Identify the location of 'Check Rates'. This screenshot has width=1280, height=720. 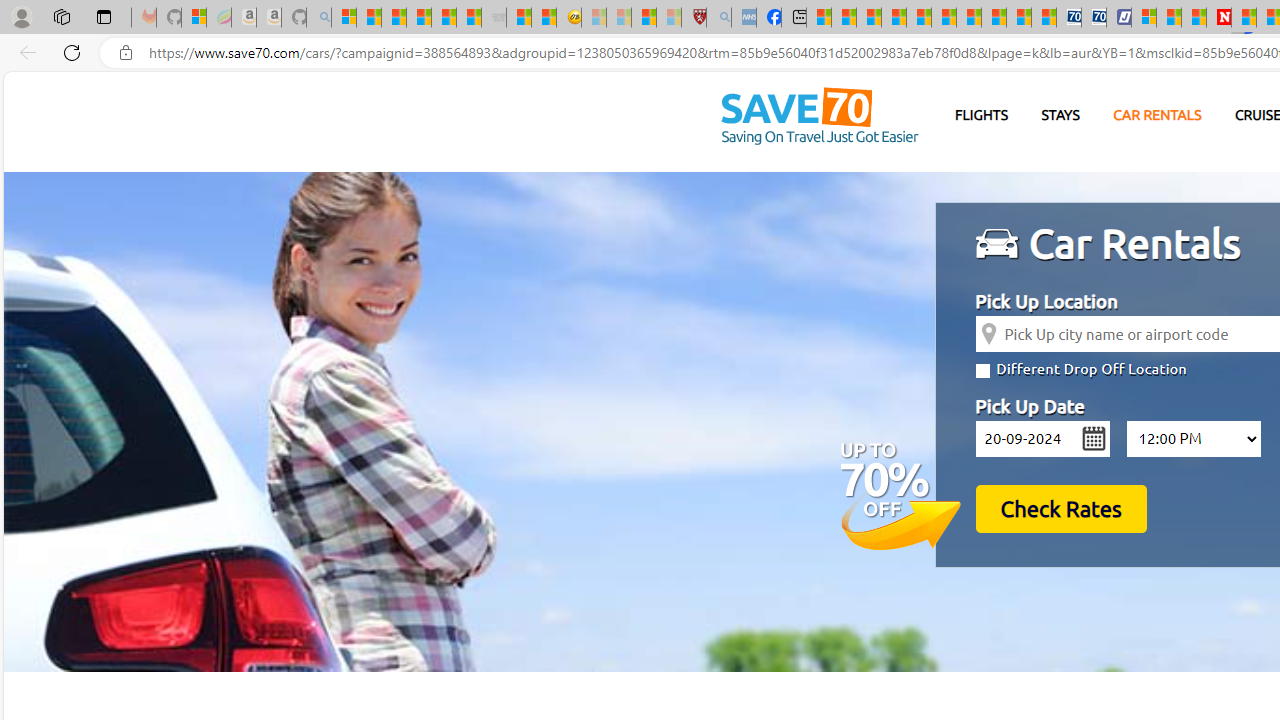
(1060, 507).